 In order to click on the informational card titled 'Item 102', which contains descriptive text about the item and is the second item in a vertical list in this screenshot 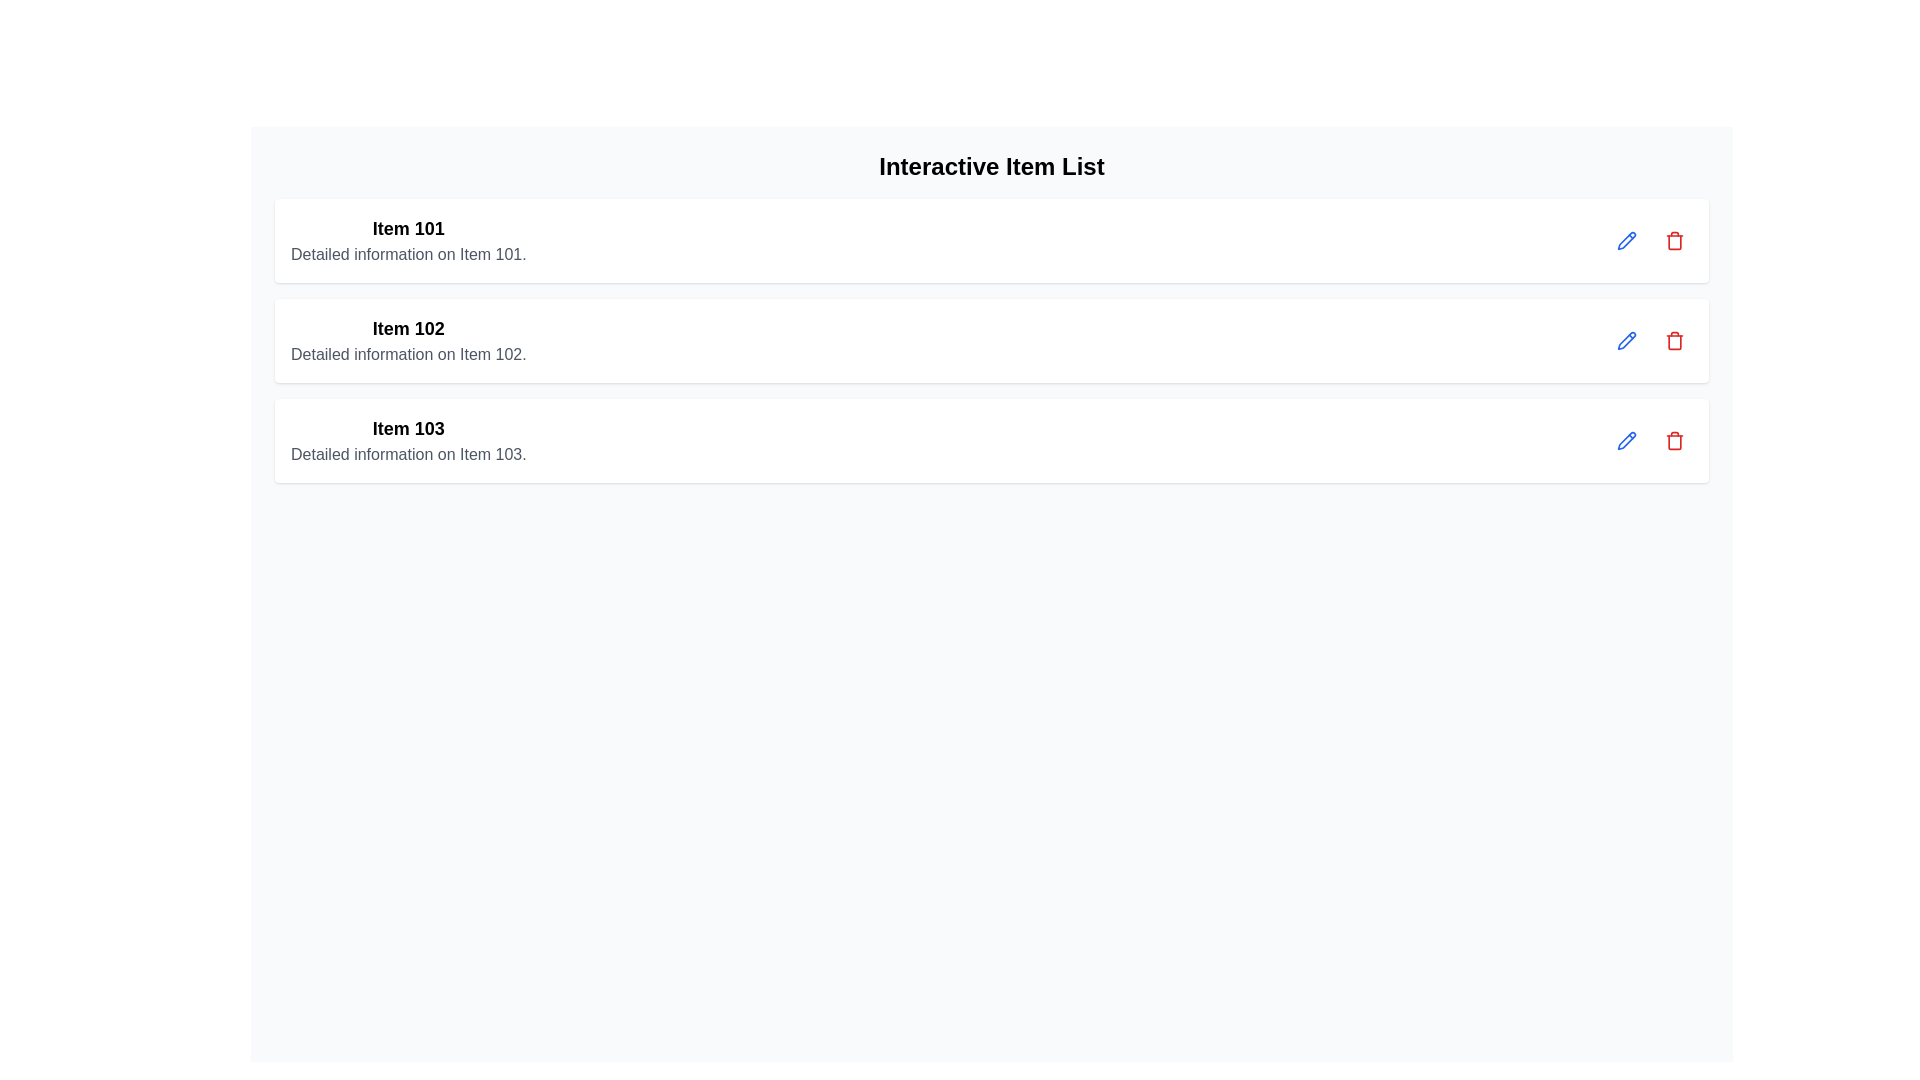, I will do `click(407, 339)`.